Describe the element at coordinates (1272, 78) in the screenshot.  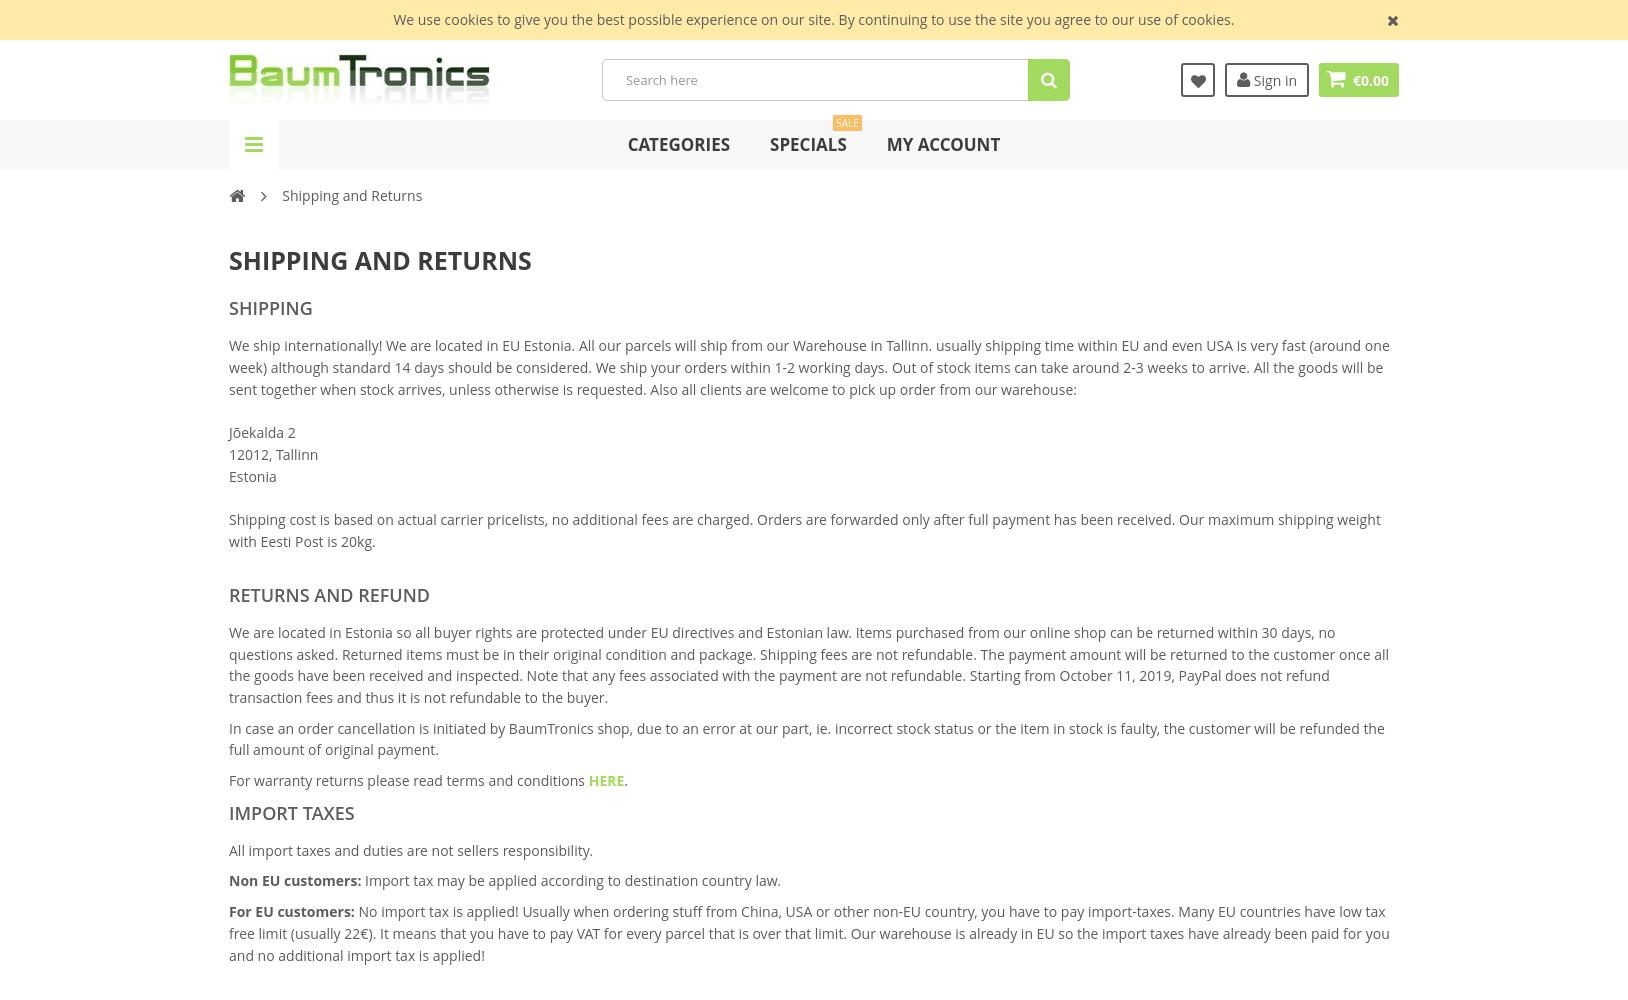
I see `'Sign in'` at that location.